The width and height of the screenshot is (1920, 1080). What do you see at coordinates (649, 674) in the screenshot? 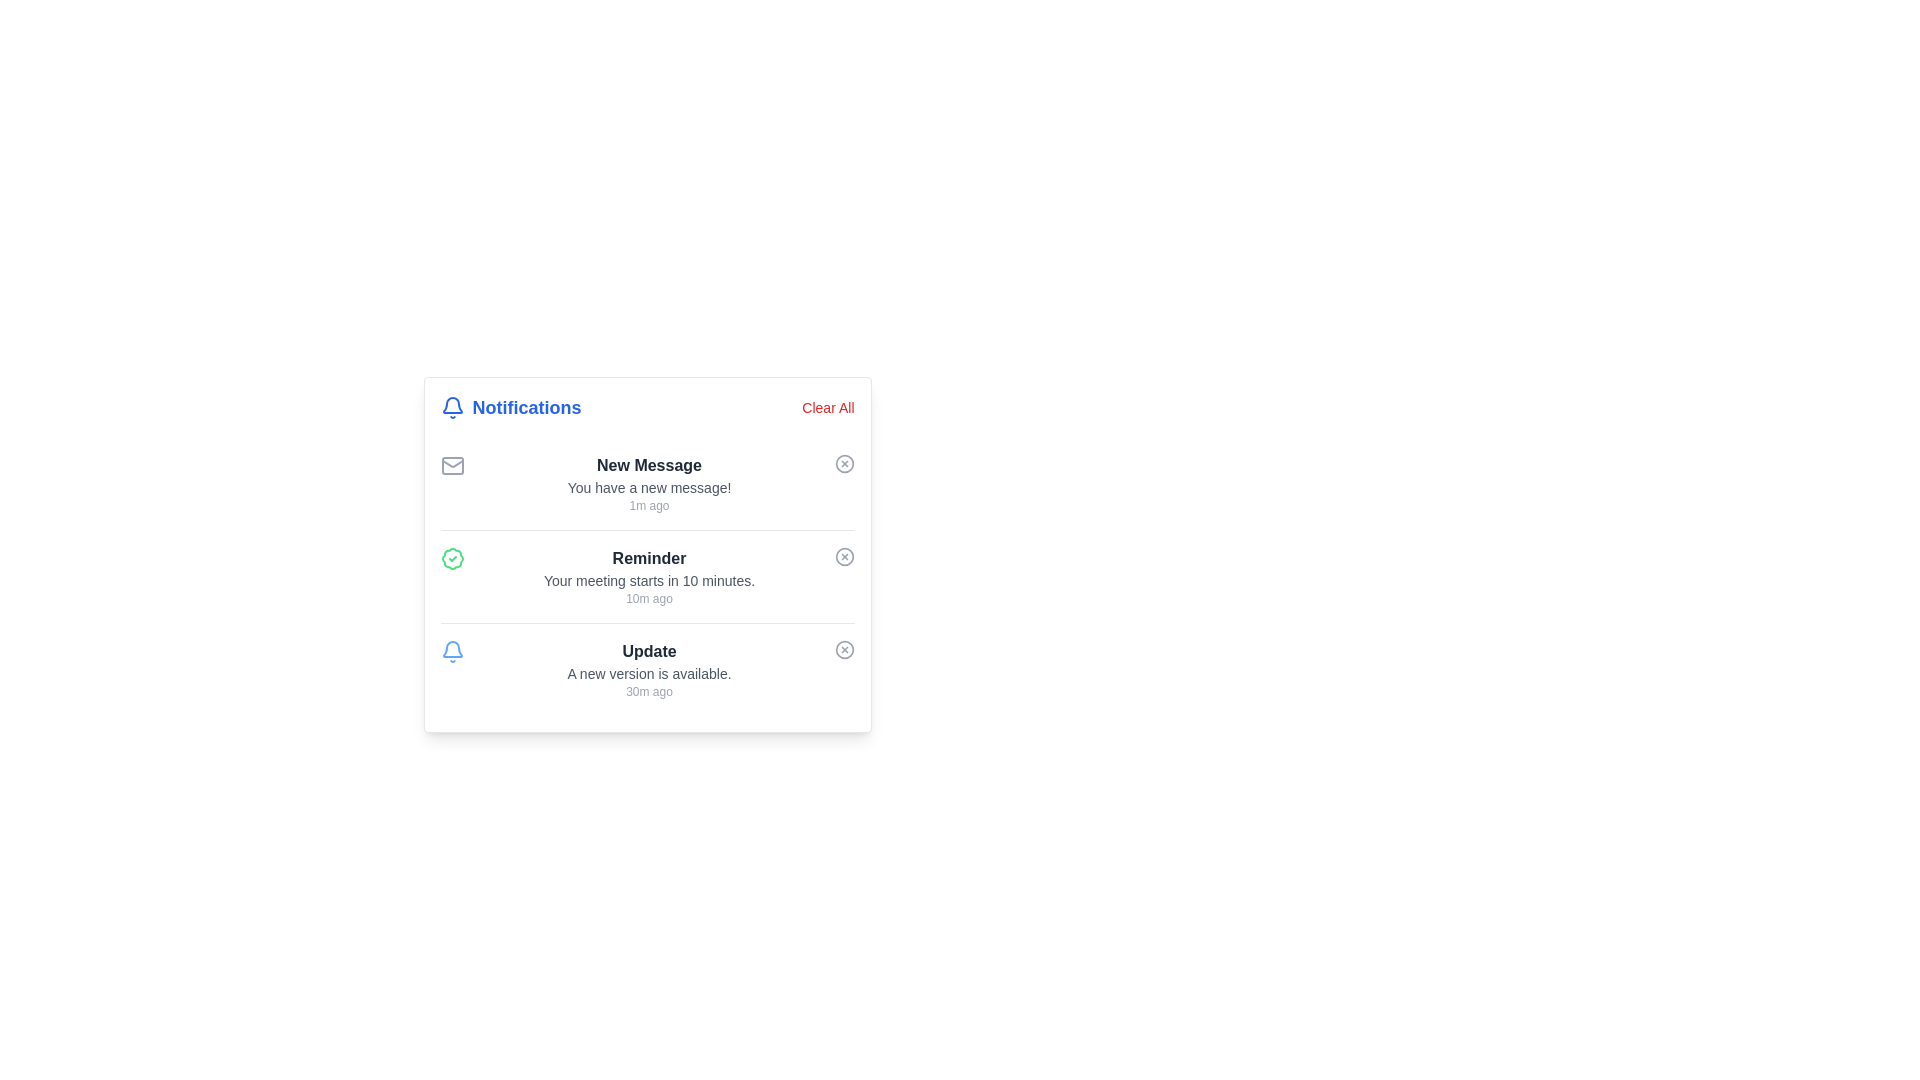
I see `the Text label that provides supplementary information for a notification about a new version being available, positioned below the 'Update' headline and above the timestamp '30m ago'` at bounding box center [649, 674].